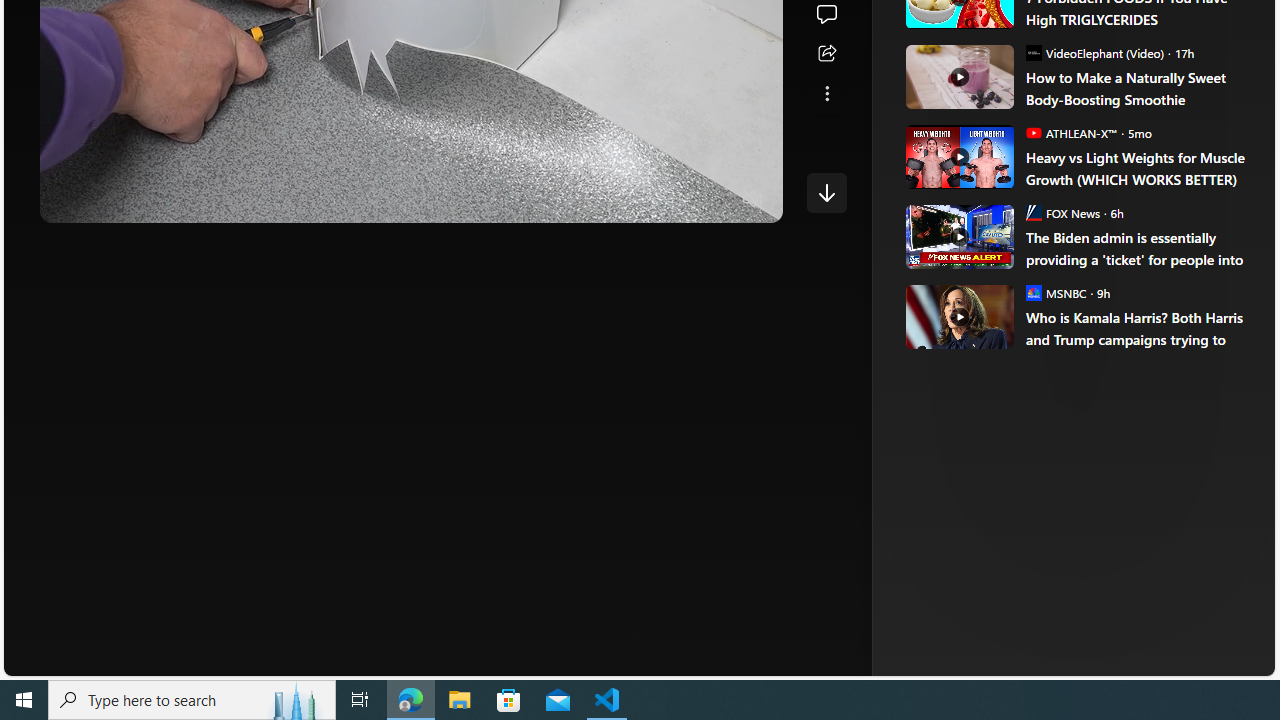  Describe the element at coordinates (1033, 292) in the screenshot. I see `'MSNBC'` at that location.